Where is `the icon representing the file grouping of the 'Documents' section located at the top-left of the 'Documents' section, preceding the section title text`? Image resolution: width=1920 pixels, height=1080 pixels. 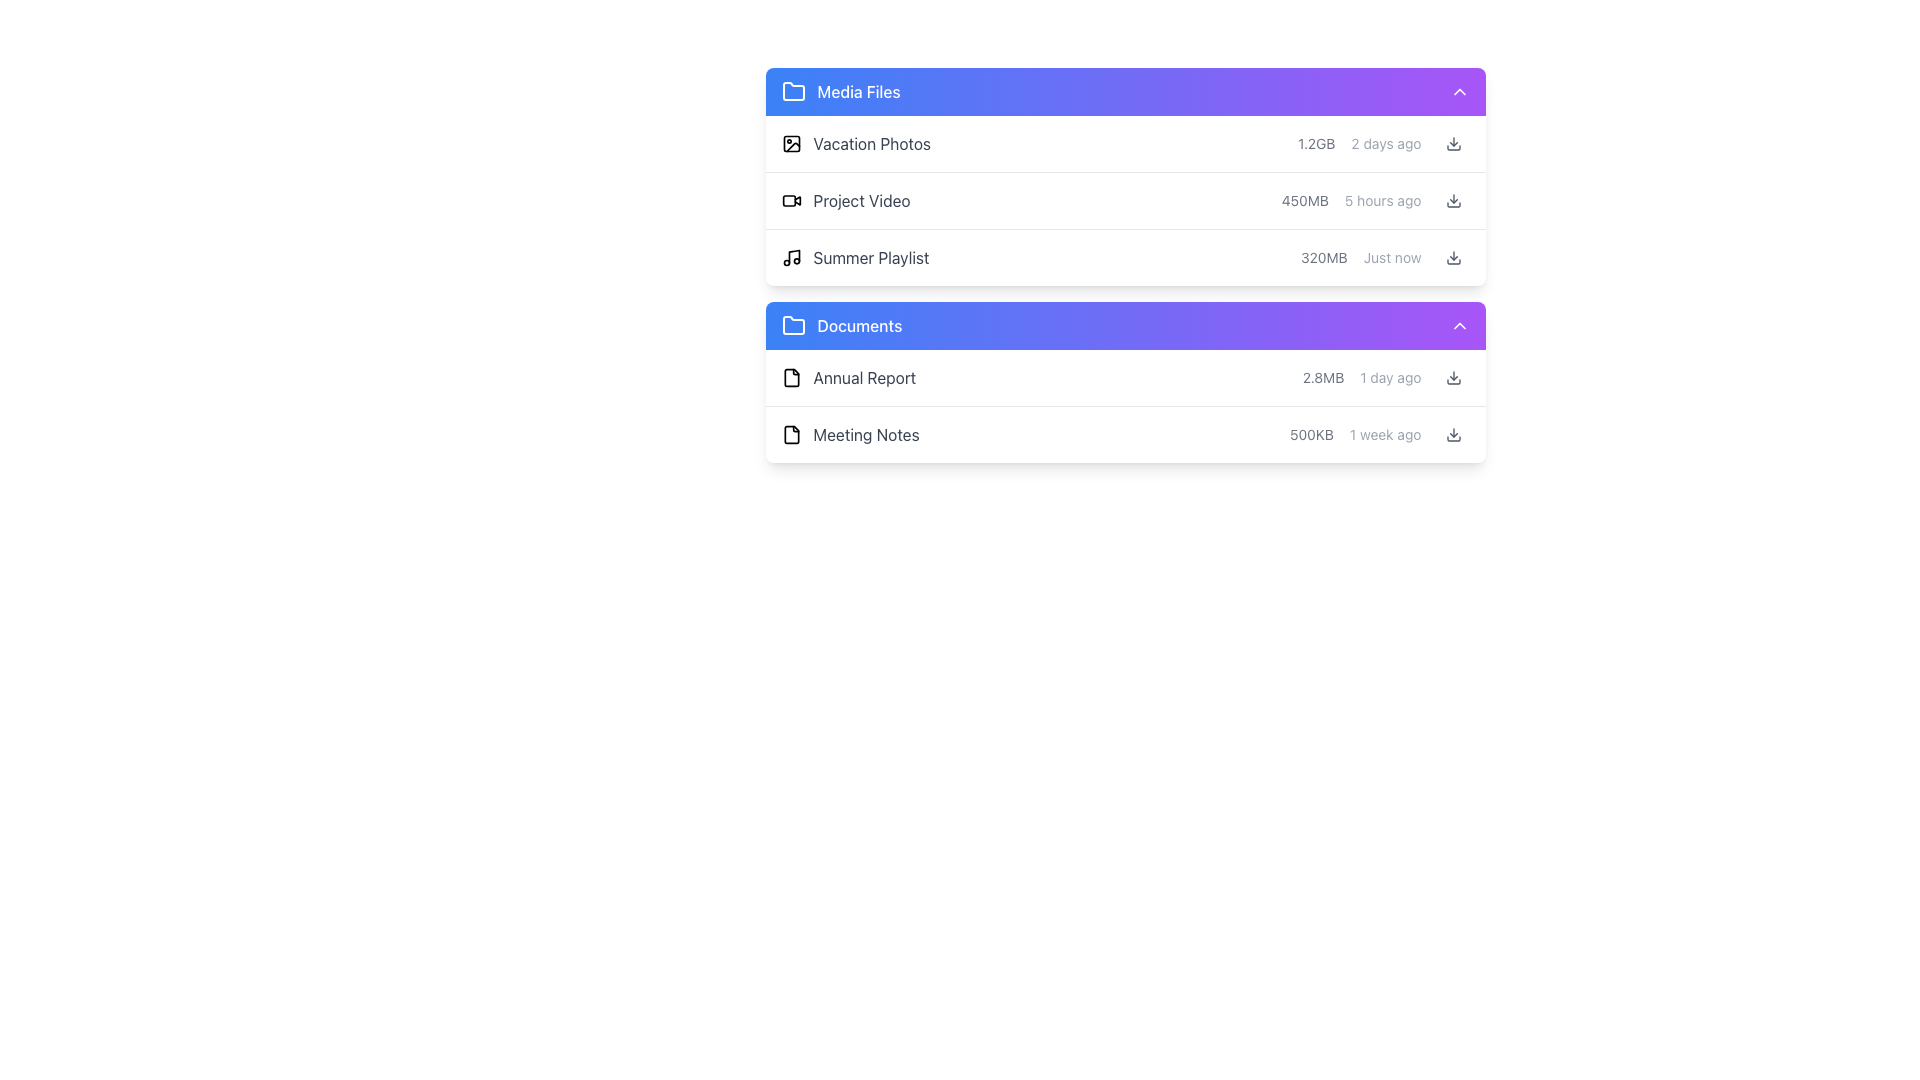
the icon representing the file grouping of the 'Documents' section located at the top-left of the 'Documents' section, preceding the section title text is located at coordinates (792, 324).